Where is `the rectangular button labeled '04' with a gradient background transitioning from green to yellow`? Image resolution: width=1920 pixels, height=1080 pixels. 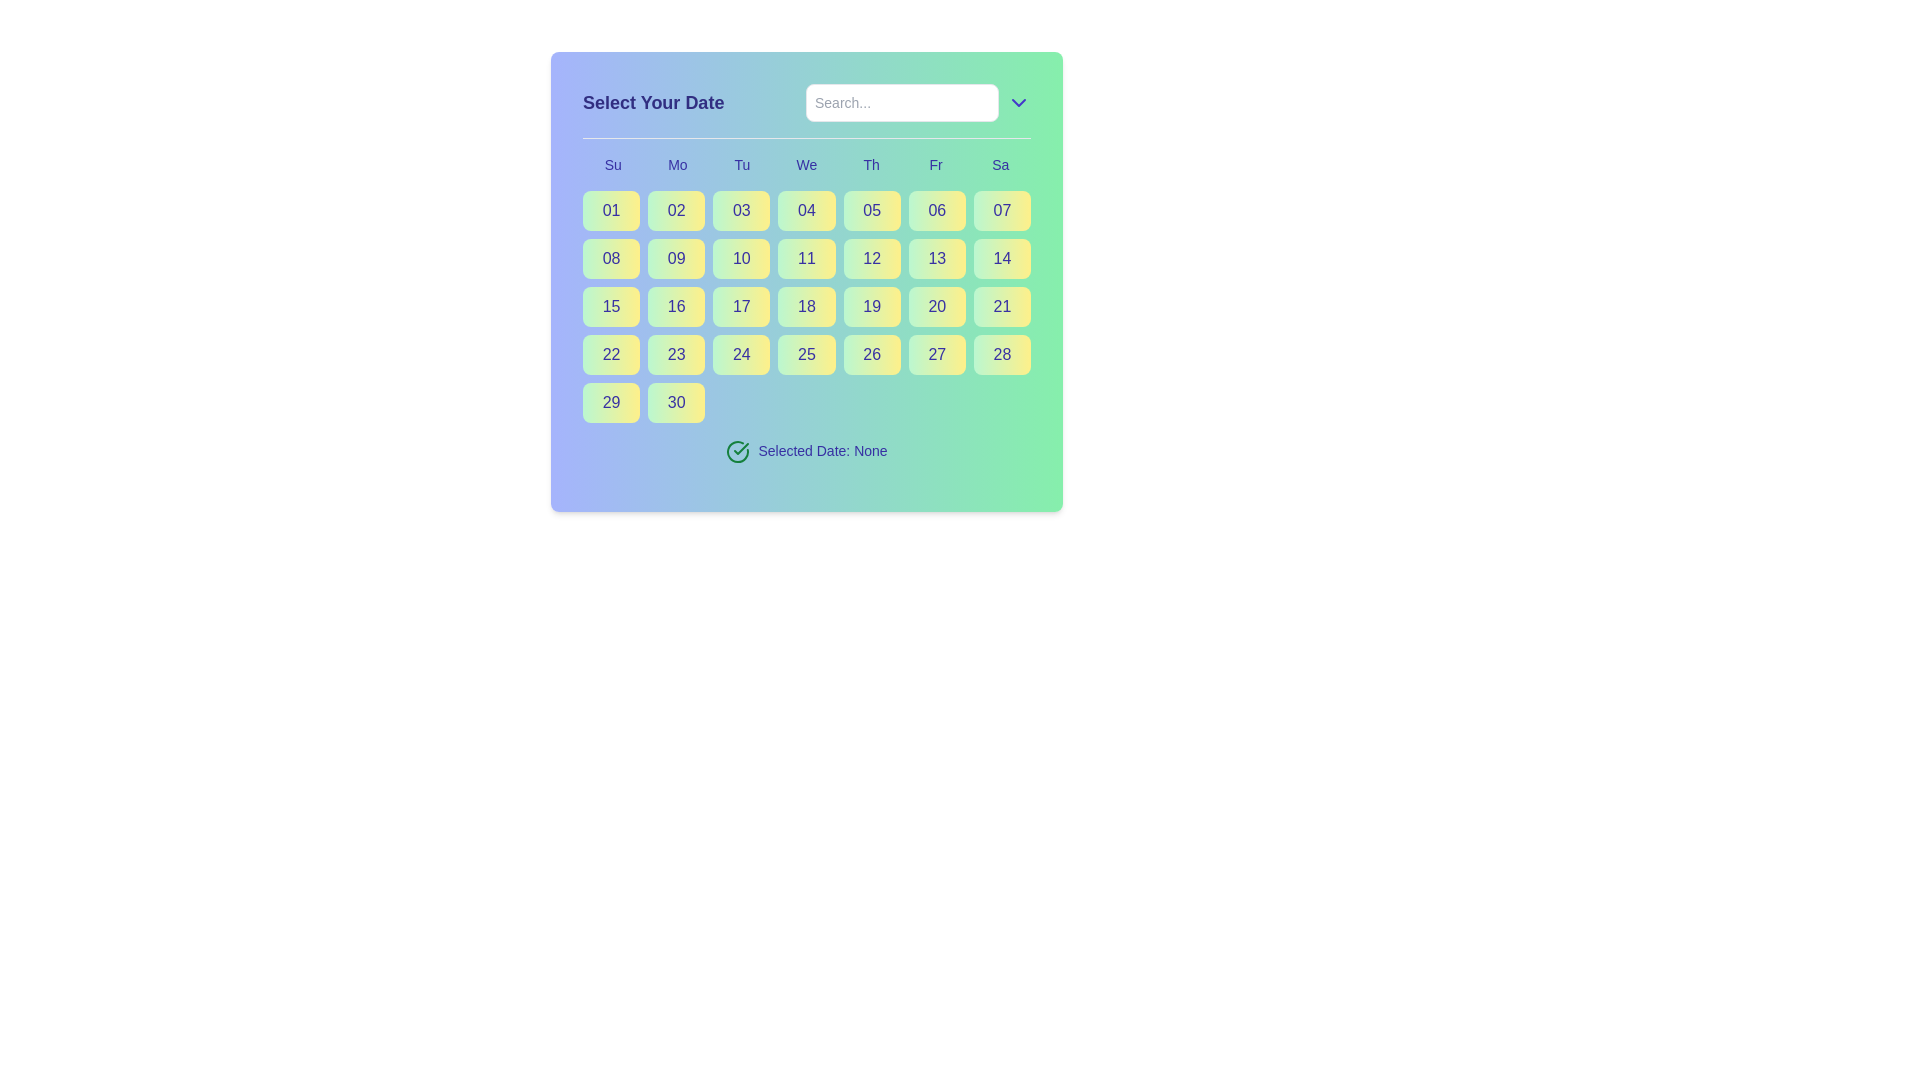
the rectangular button labeled '04' with a gradient background transitioning from green to yellow is located at coordinates (806, 211).